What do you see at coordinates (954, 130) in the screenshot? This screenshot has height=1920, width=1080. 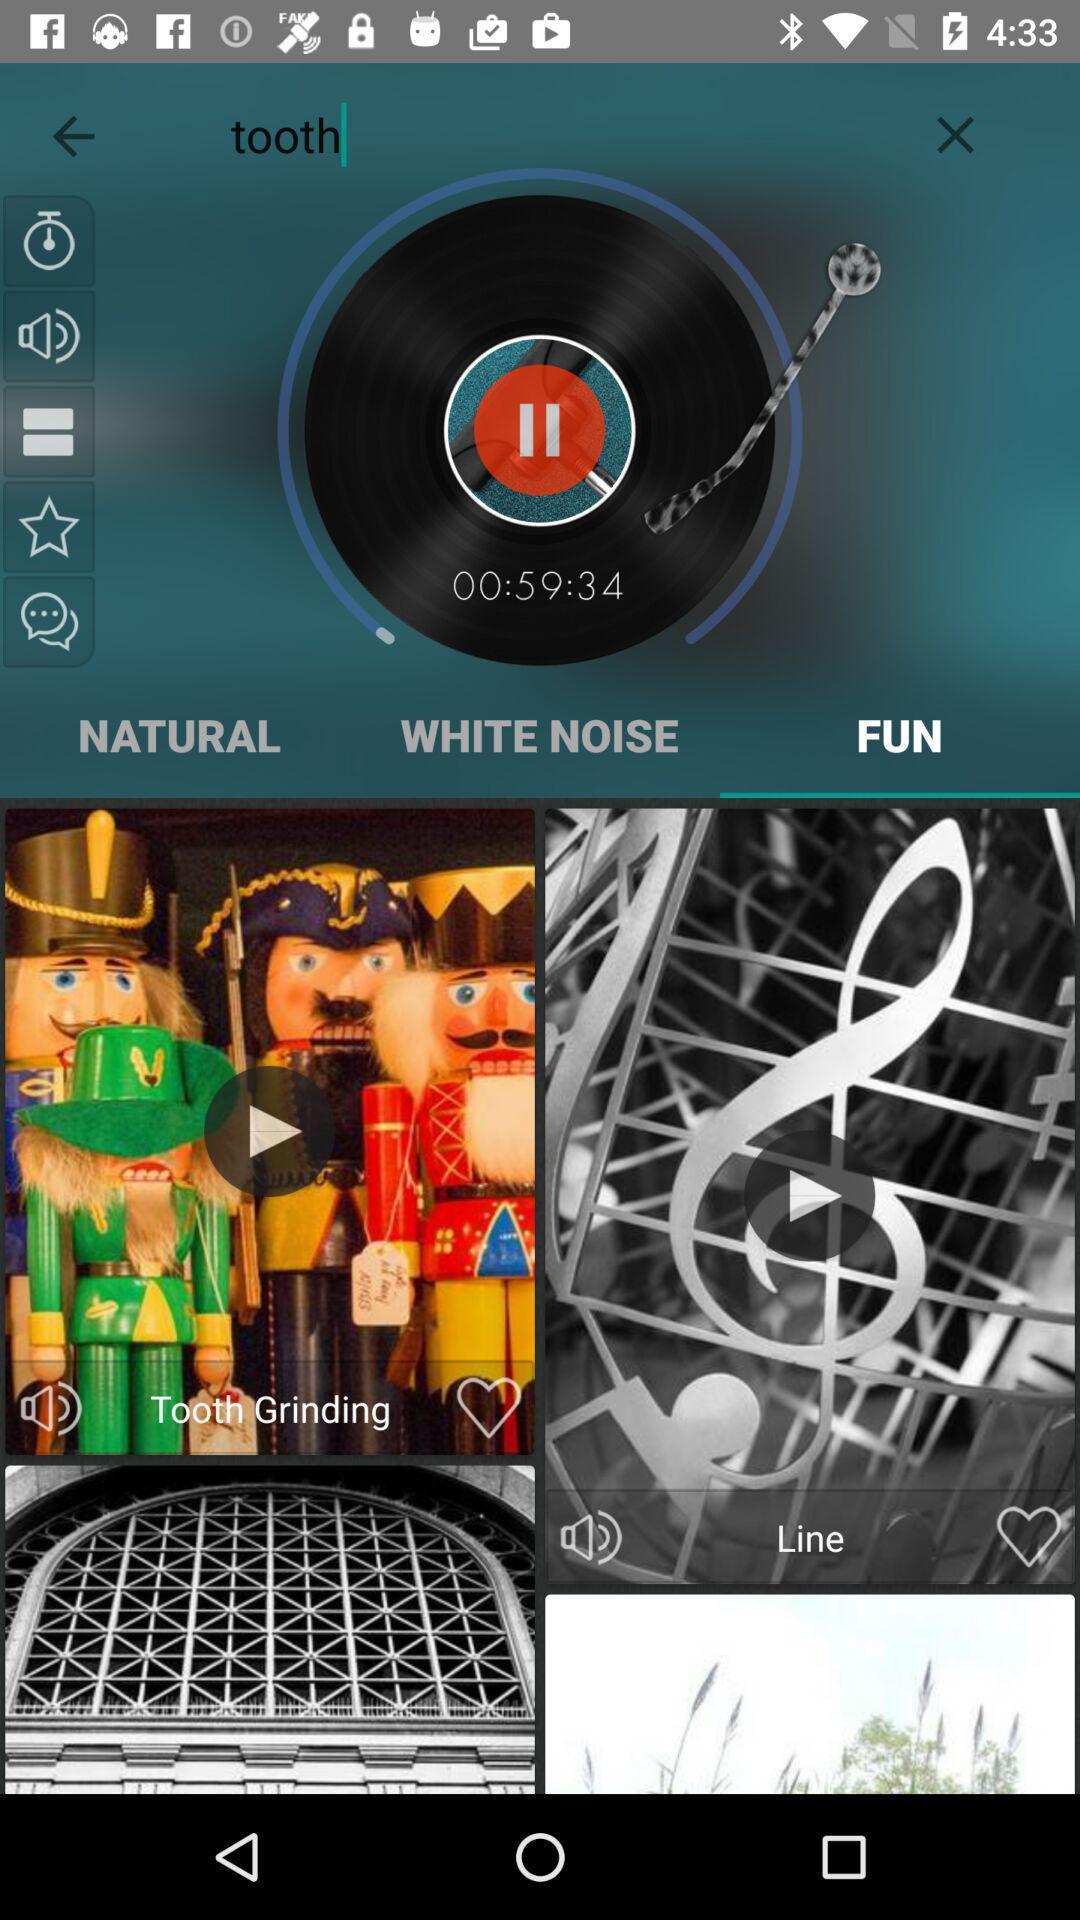 I see `the icon next to the tooth` at bounding box center [954, 130].